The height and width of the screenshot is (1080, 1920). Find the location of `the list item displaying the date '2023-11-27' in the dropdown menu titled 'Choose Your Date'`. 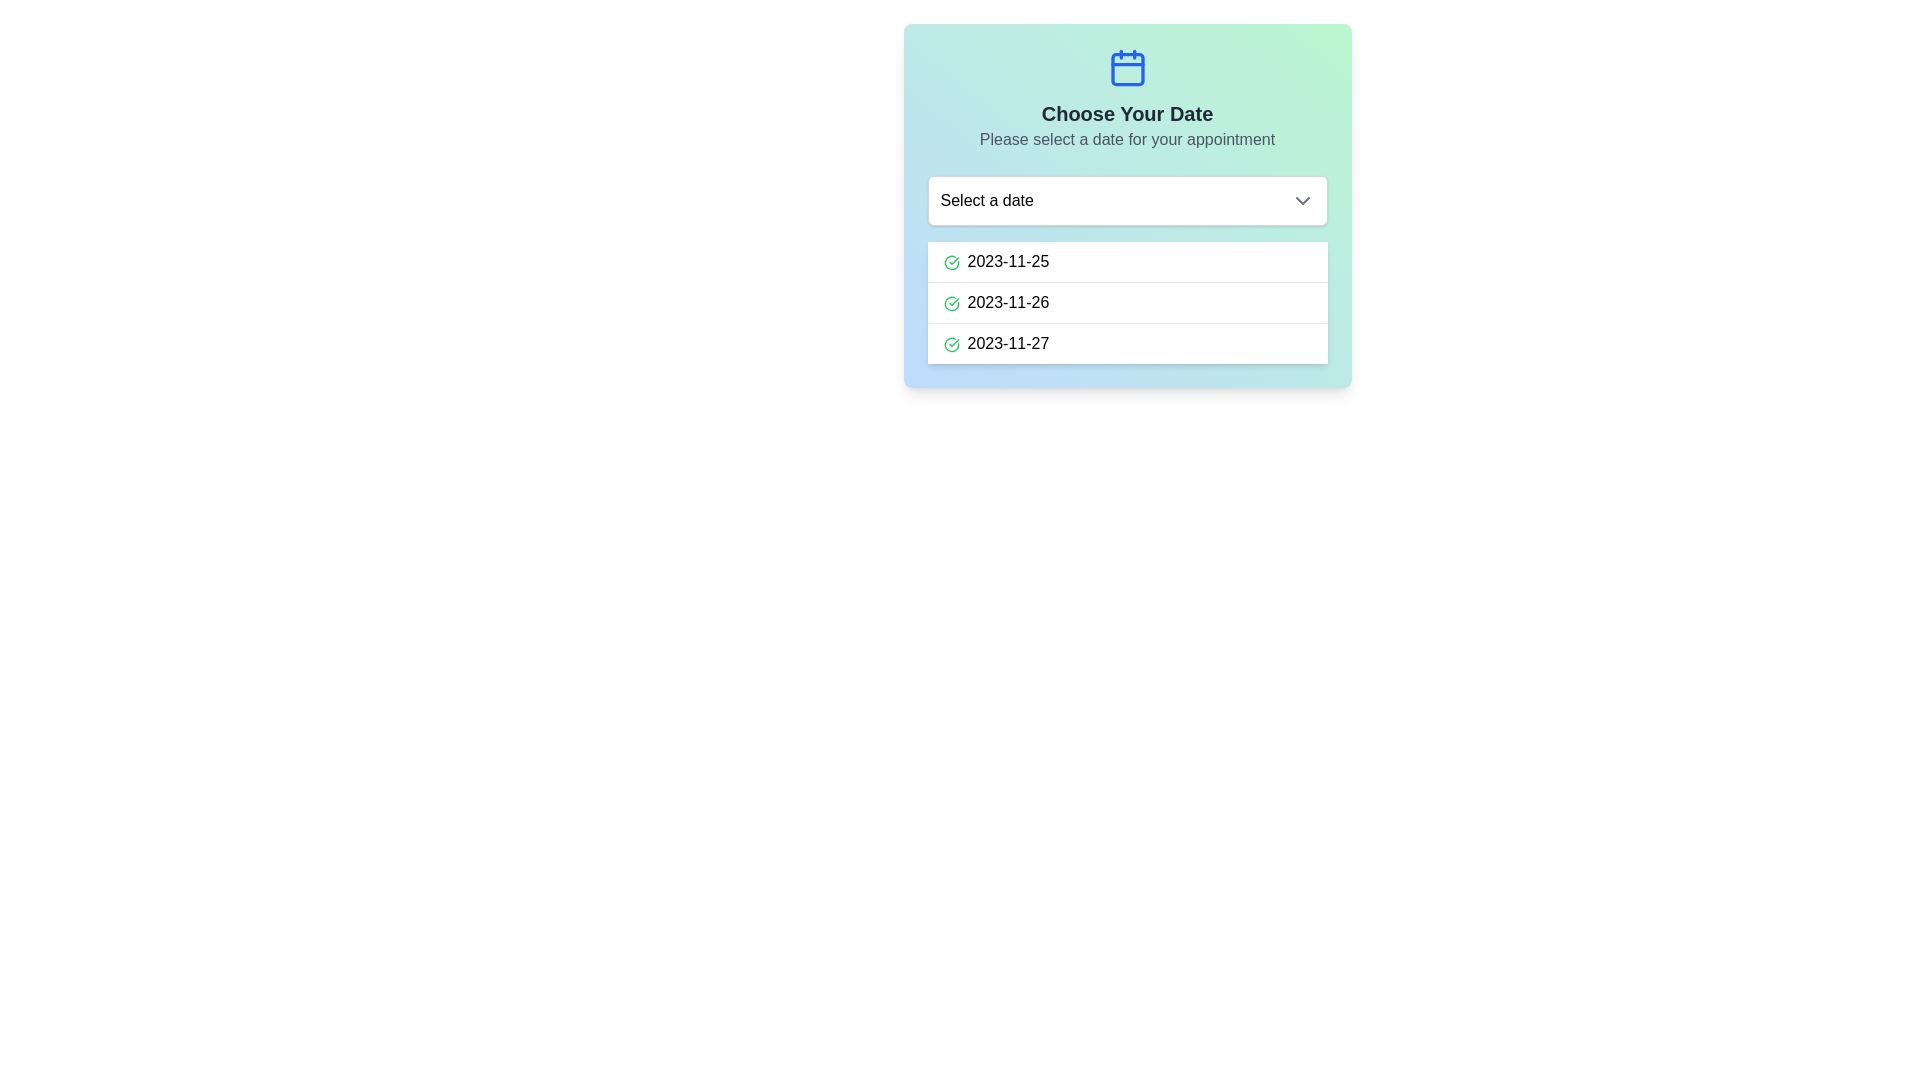

the list item displaying the date '2023-11-27' in the dropdown menu titled 'Choose Your Date' is located at coordinates (1127, 342).